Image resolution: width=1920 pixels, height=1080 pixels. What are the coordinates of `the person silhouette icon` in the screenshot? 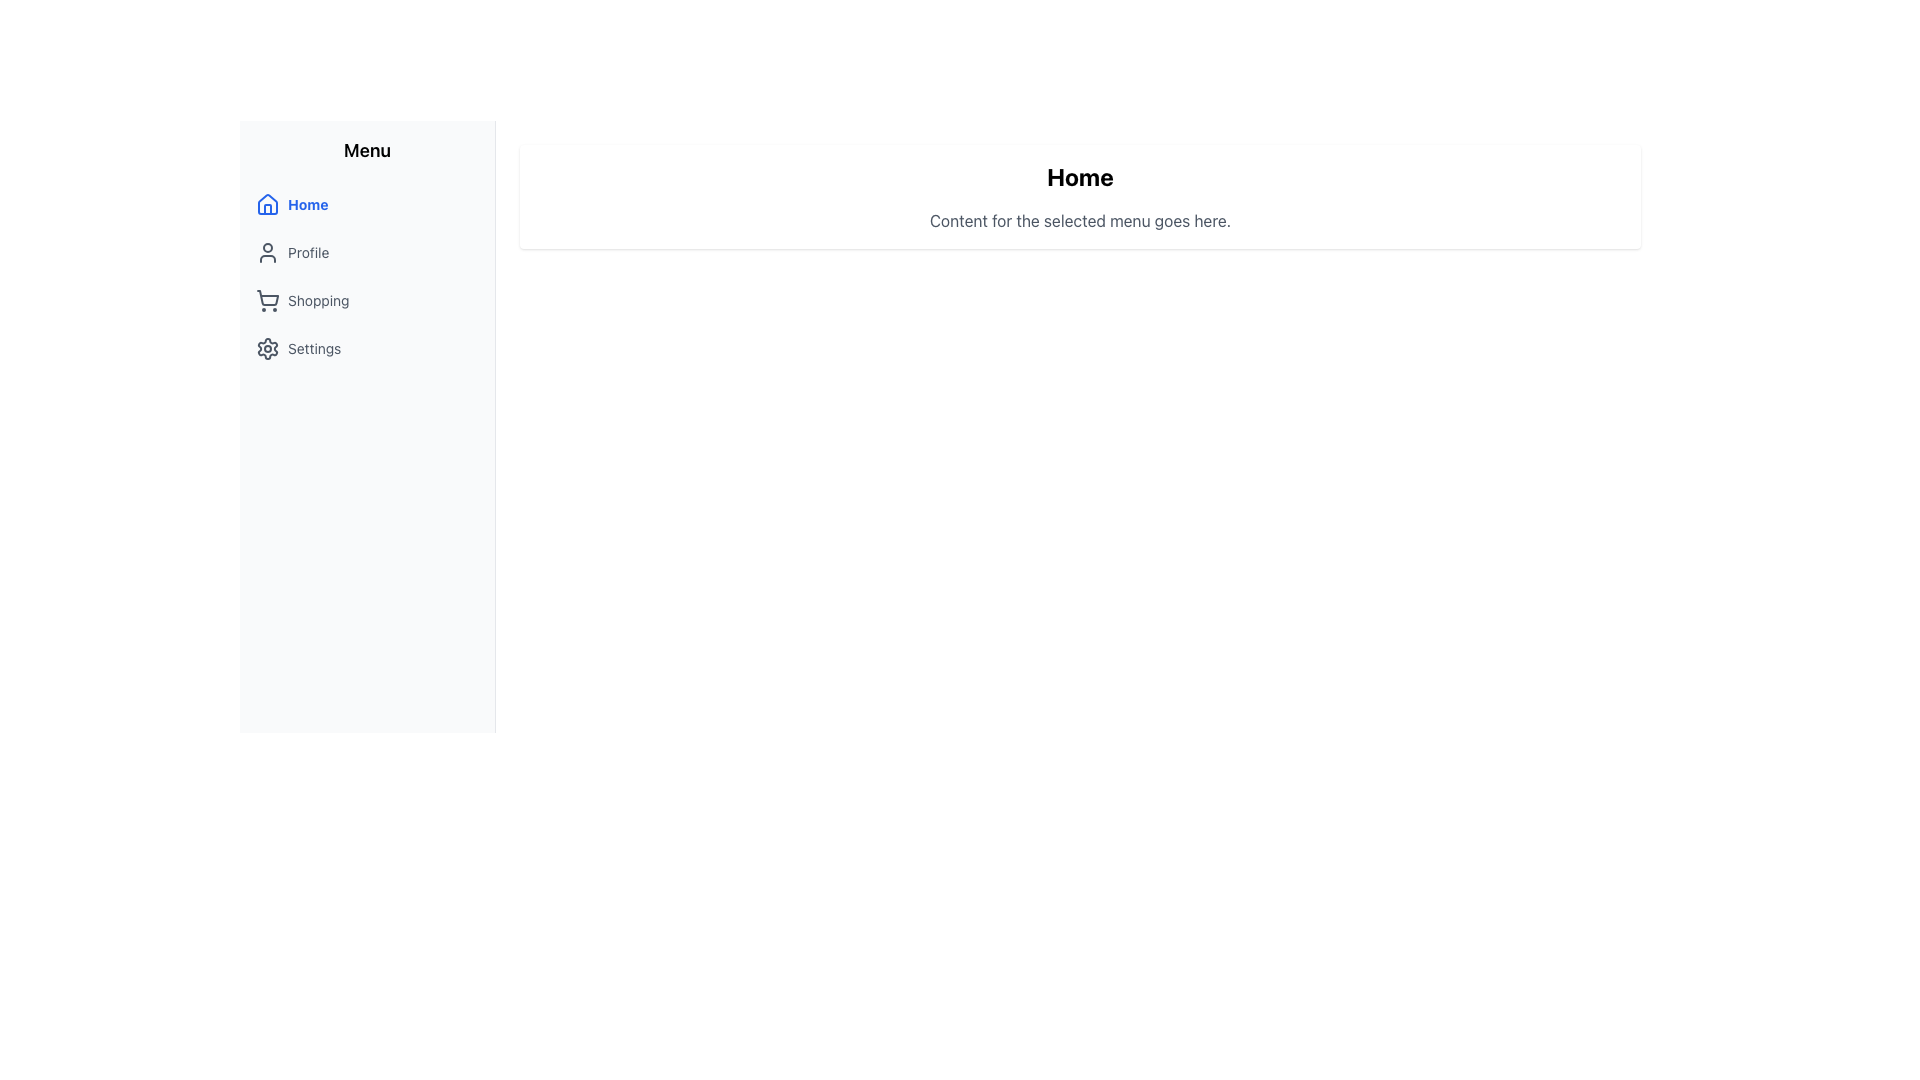 It's located at (267, 252).